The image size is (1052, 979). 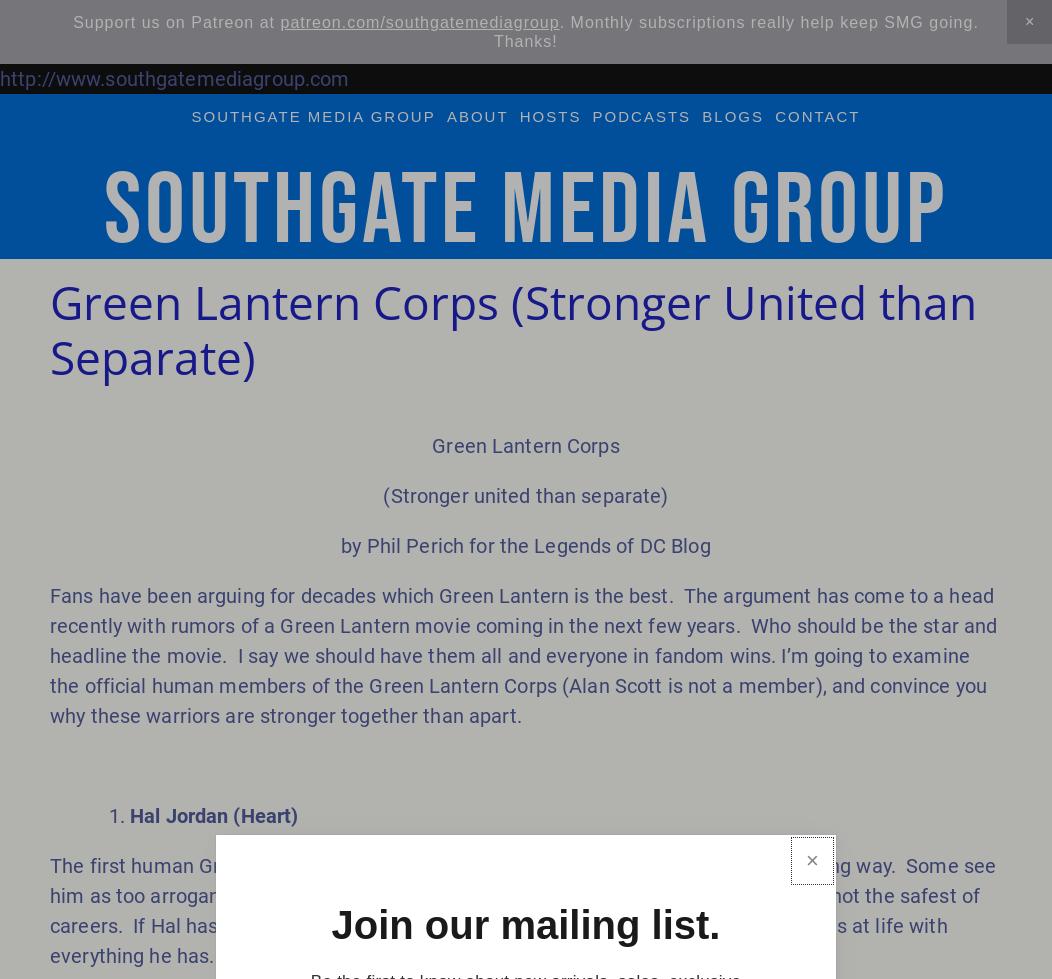 What do you see at coordinates (512, 329) in the screenshot?
I see `'Green Lantern Corps (Stronger United than Separate)'` at bounding box center [512, 329].